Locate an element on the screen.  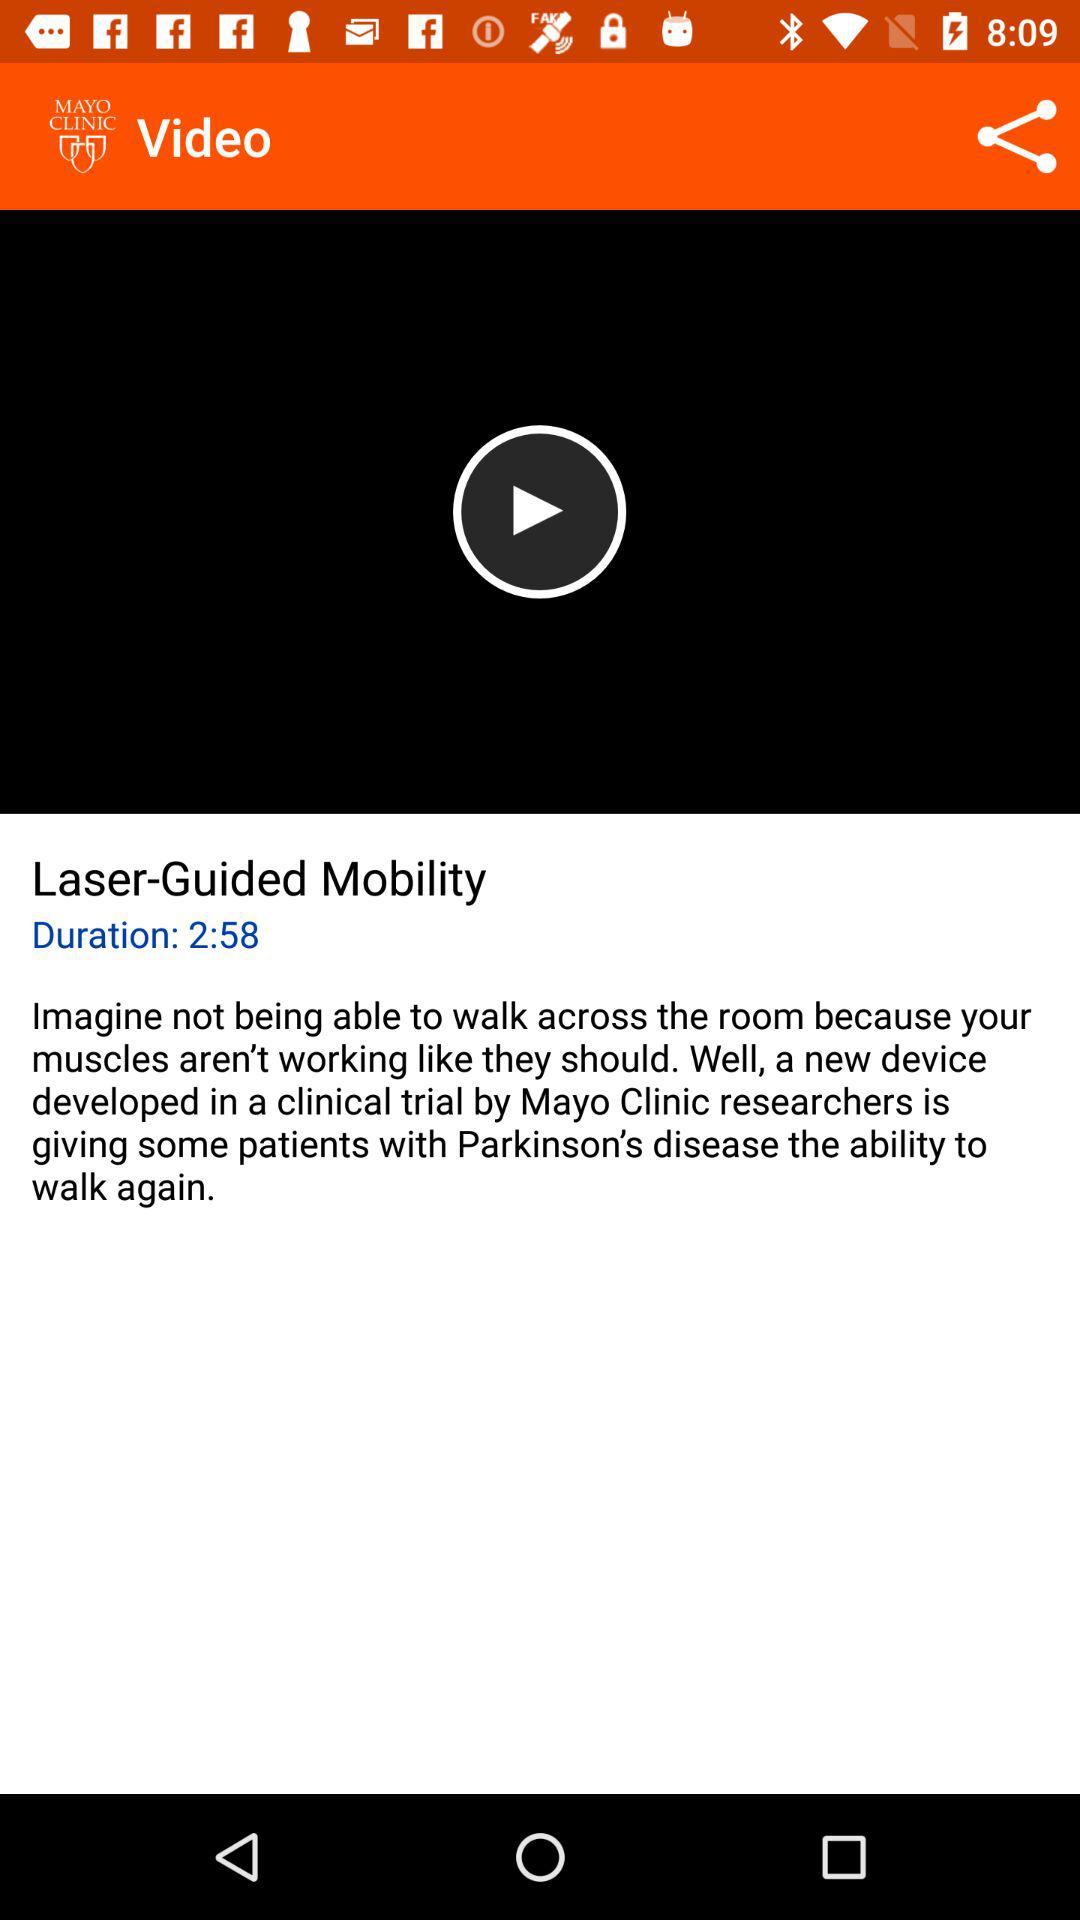
icon above the laser-guided mobility icon is located at coordinates (538, 511).